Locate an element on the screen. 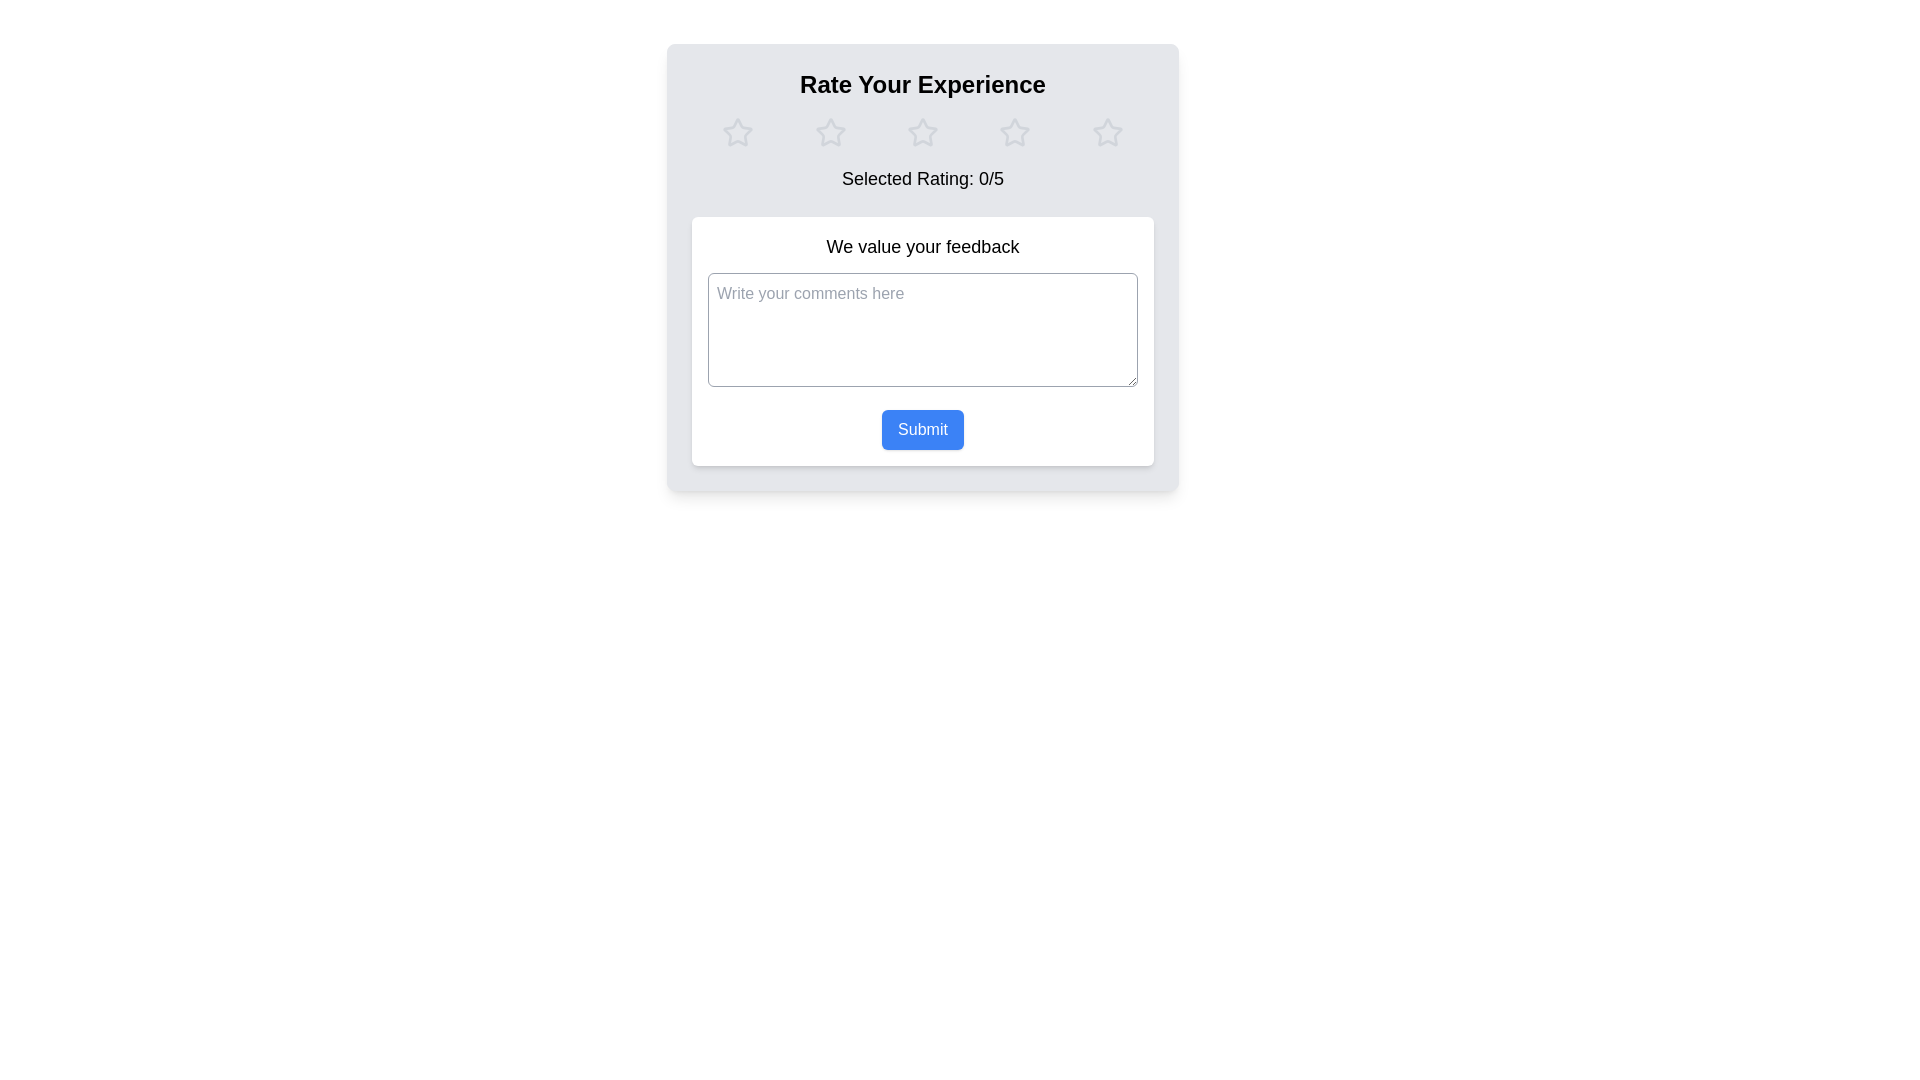 This screenshot has height=1080, width=1920. the group of interactive star icons for rating is located at coordinates (921, 132).